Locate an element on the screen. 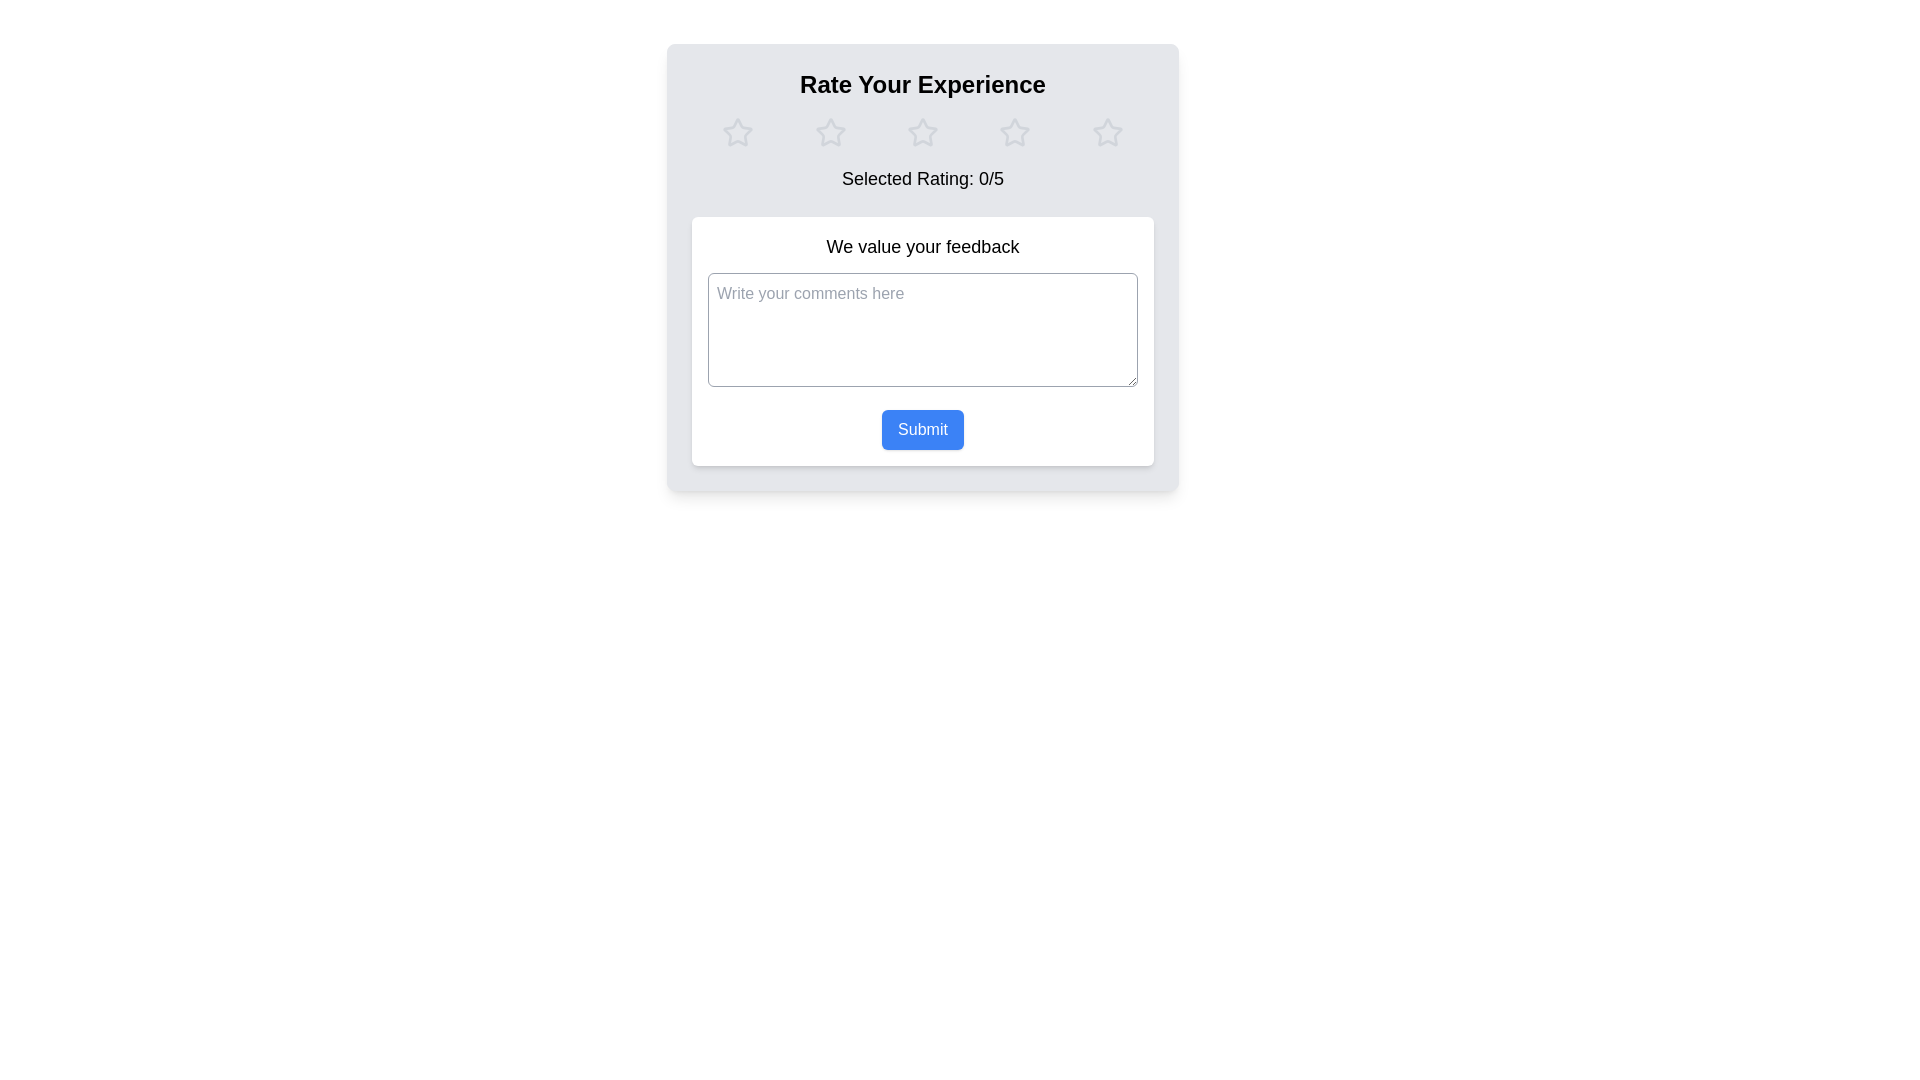 This screenshot has height=1080, width=1920. the group of interactive star icons for rating is located at coordinates (921, 132).